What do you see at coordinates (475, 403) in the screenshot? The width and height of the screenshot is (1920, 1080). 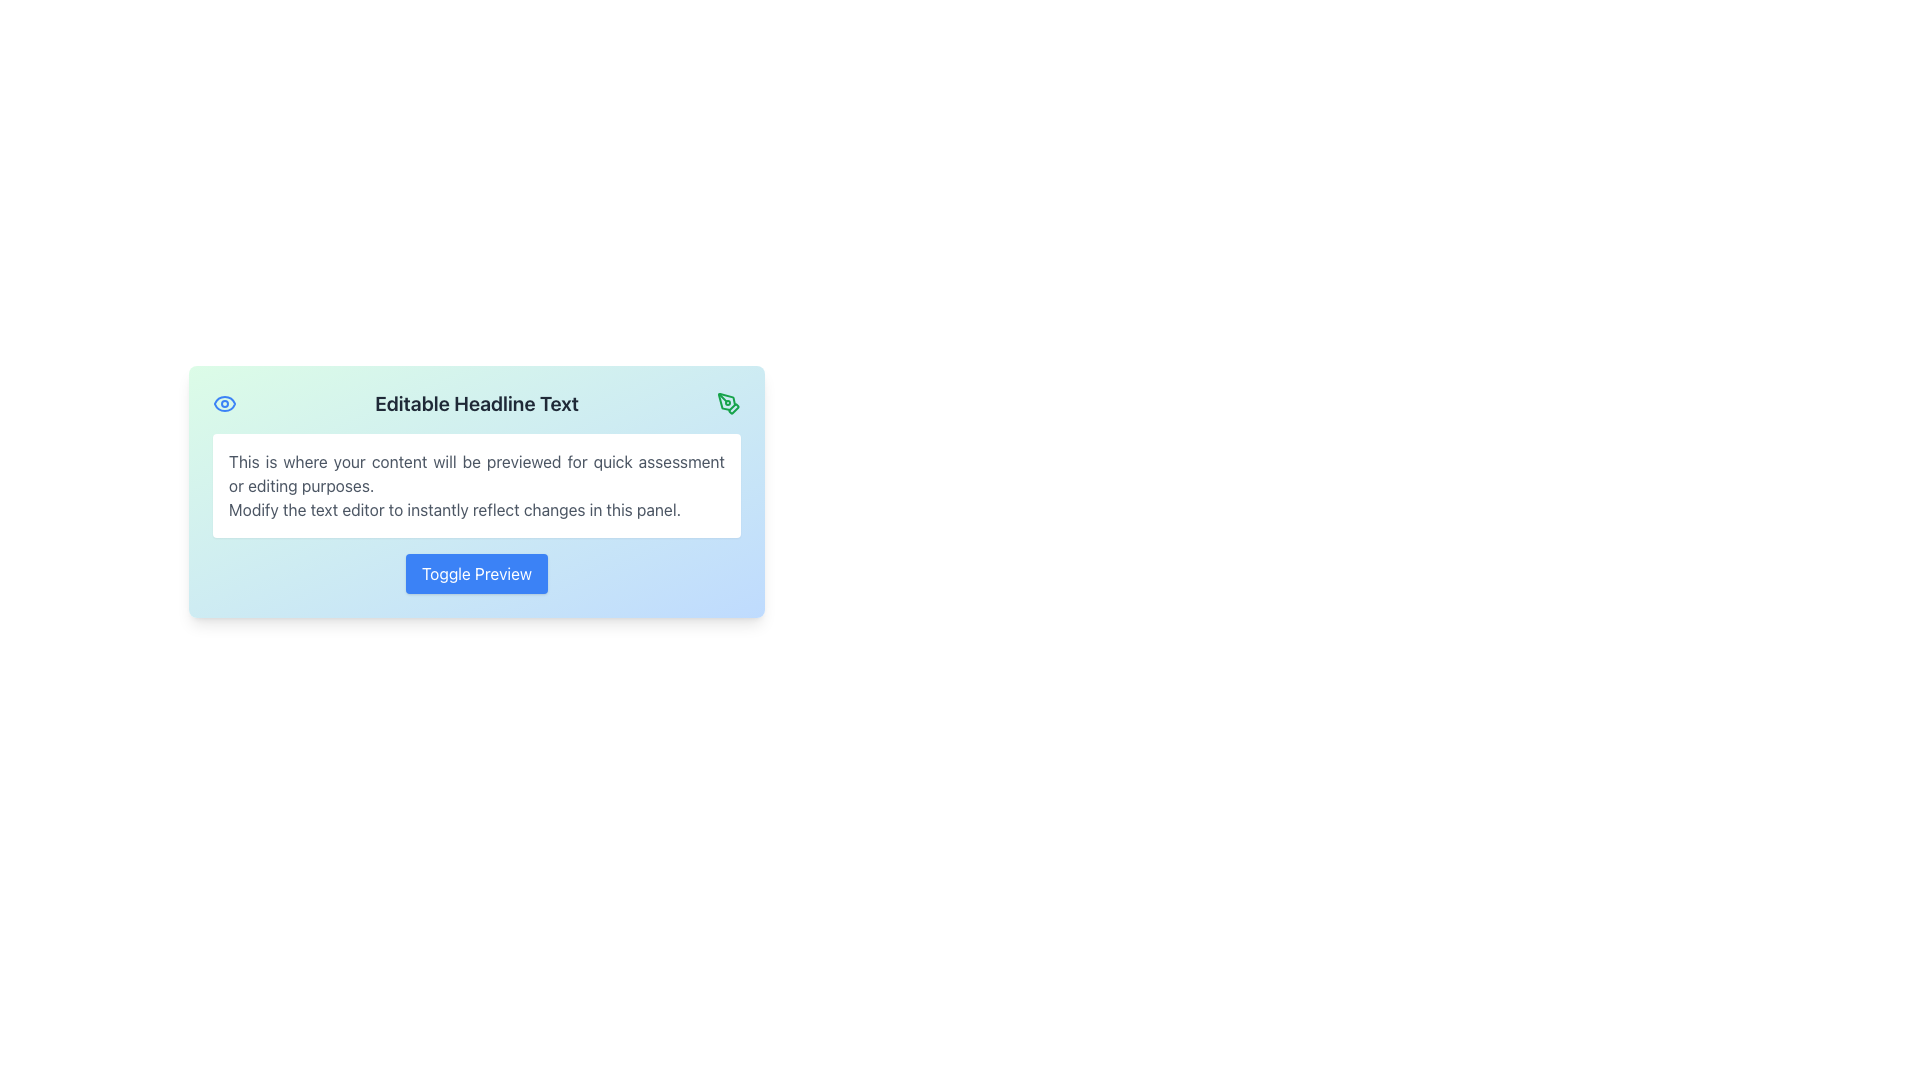 I see `prominent heading text element styled with a bold, large font that contains 'Editable Headline Text', located at the top center of the panel` at bounding box center [475, 403].